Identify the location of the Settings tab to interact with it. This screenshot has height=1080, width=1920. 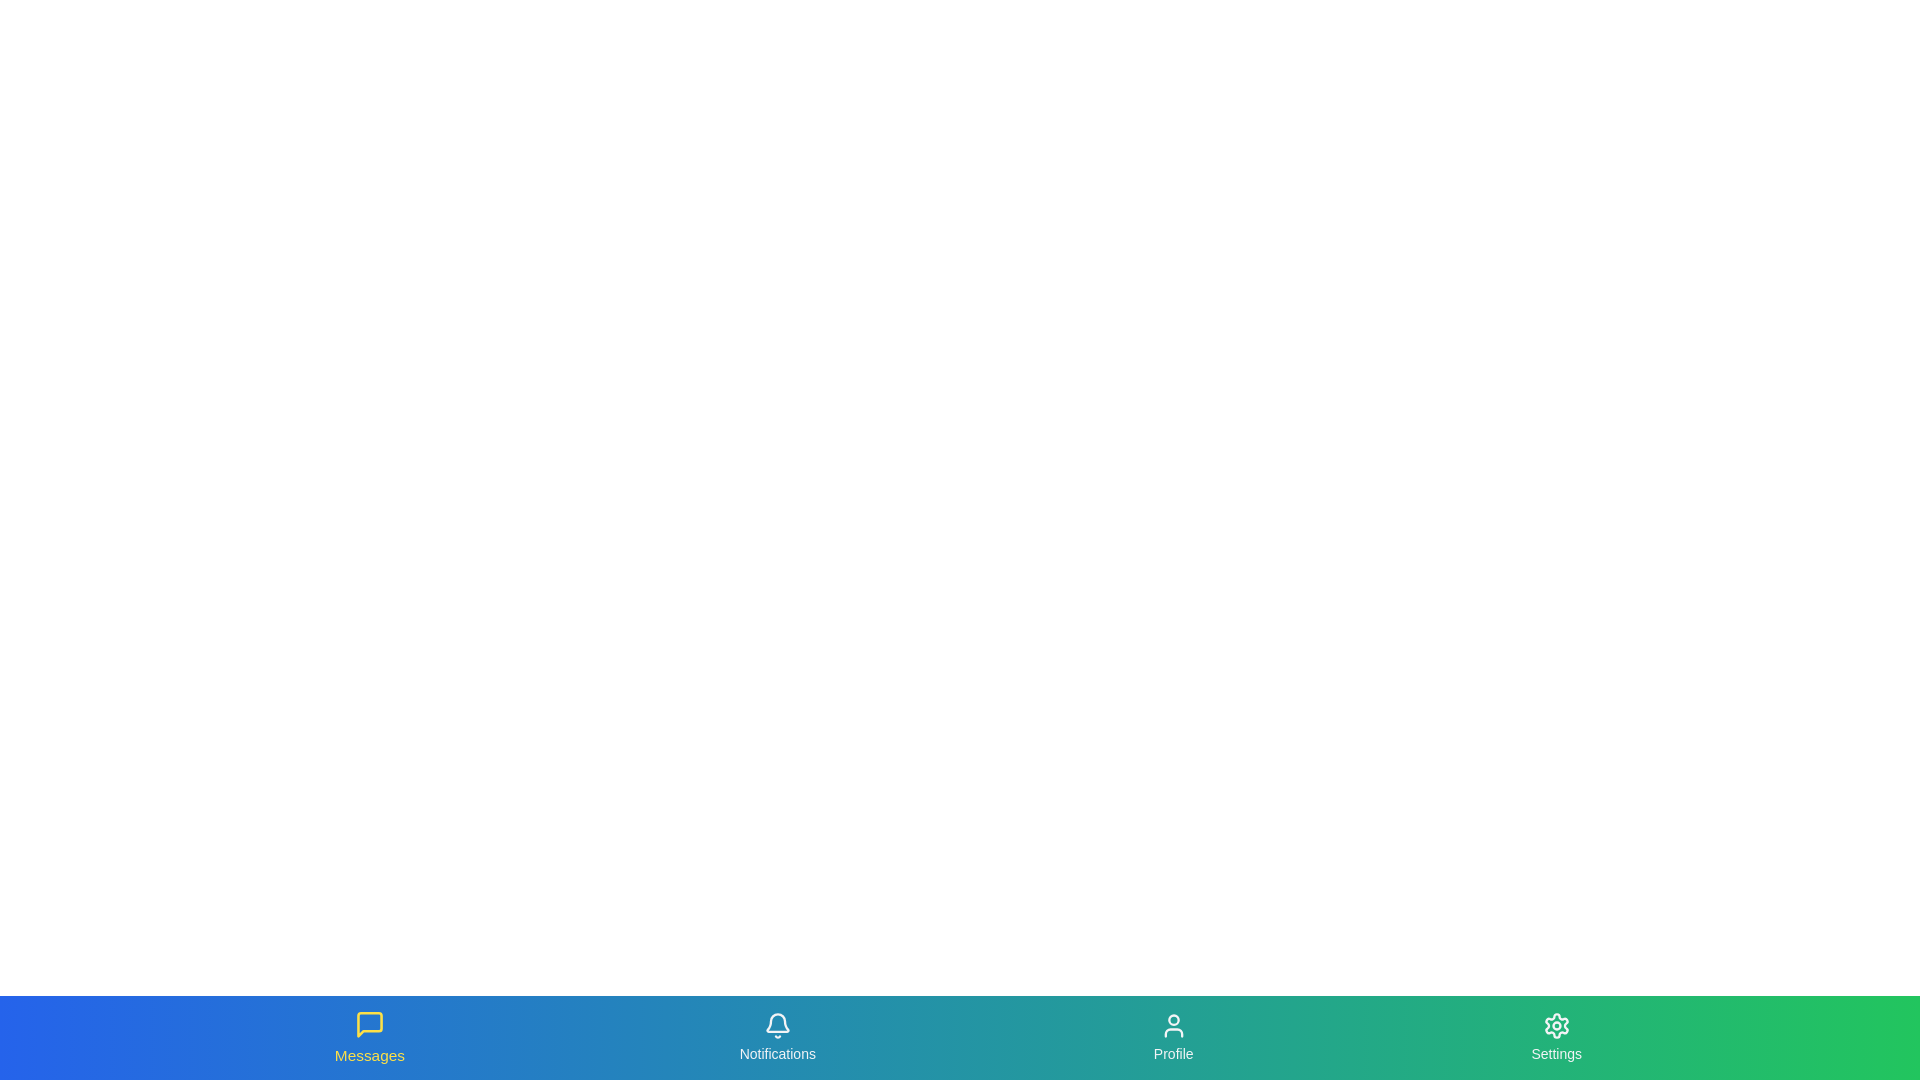
(1554, 1036).